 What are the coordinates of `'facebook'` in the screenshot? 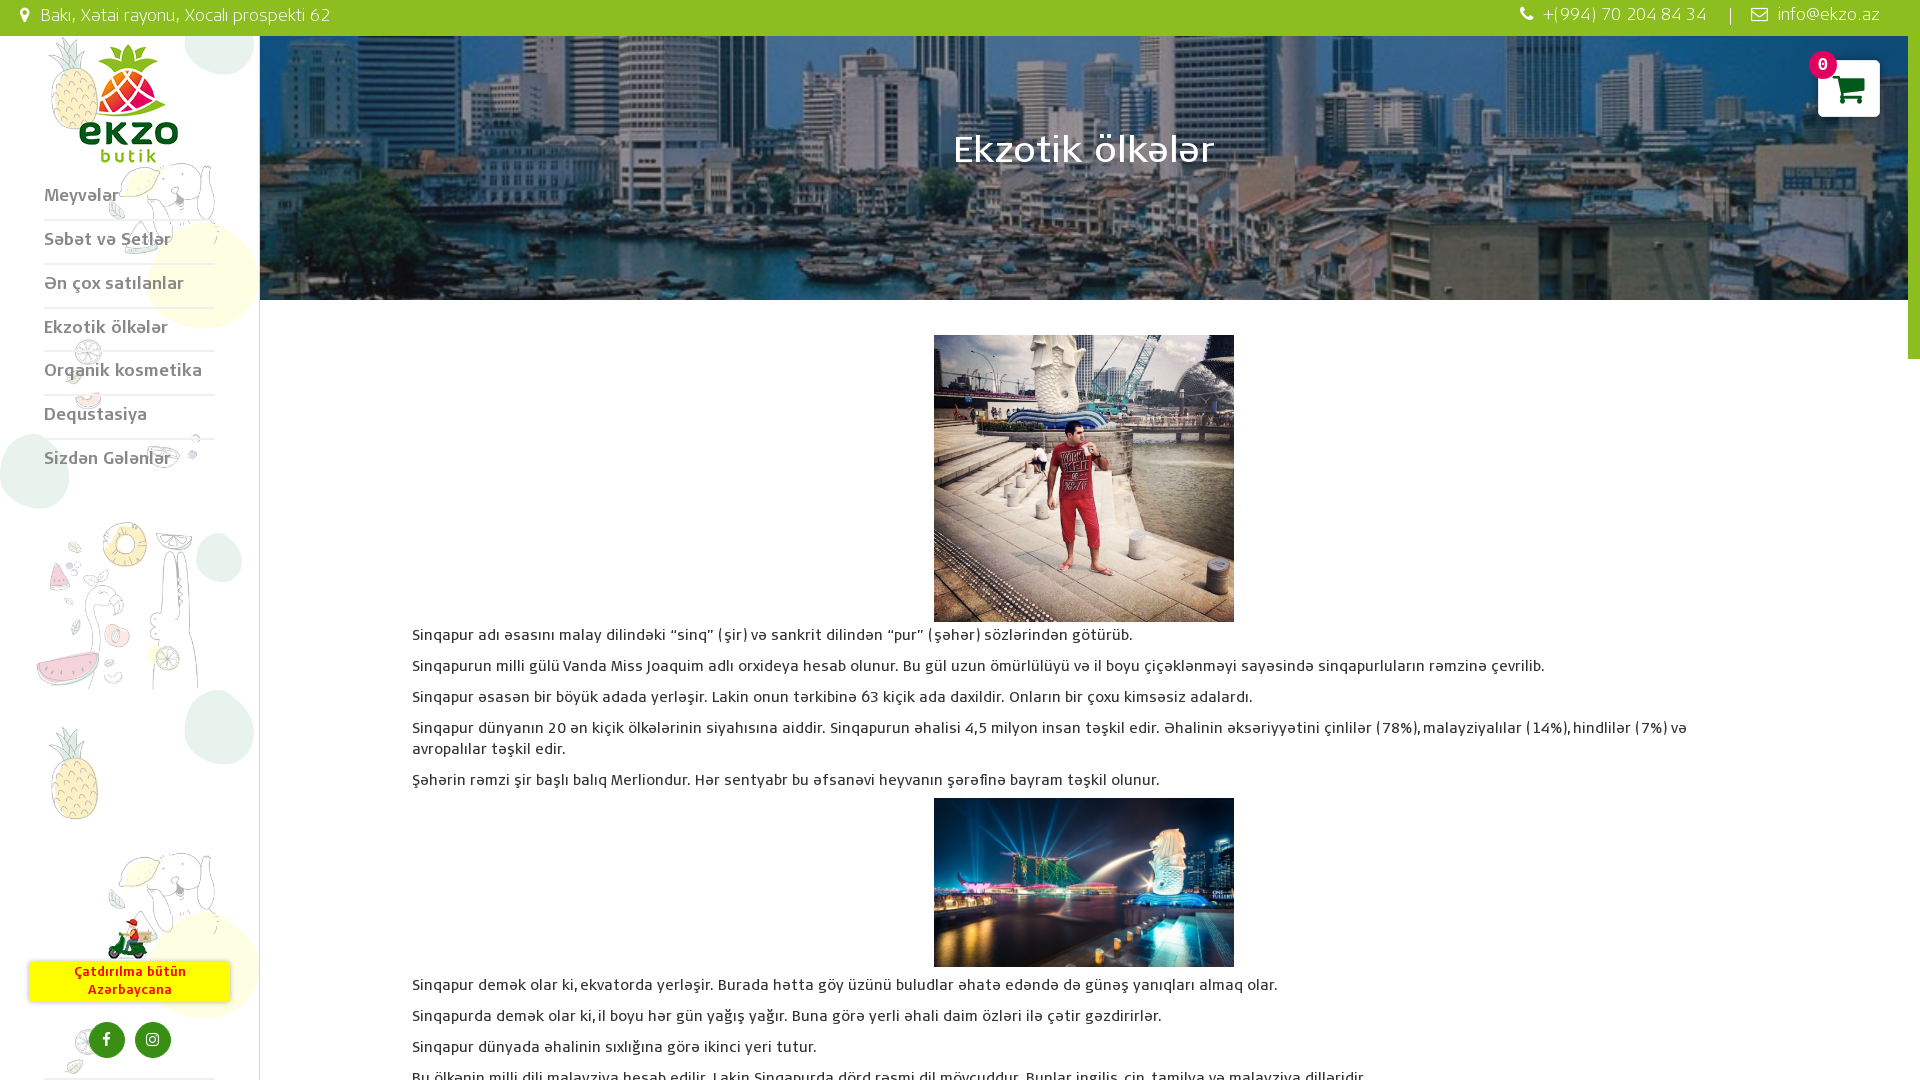 It's located at (104, 1039).